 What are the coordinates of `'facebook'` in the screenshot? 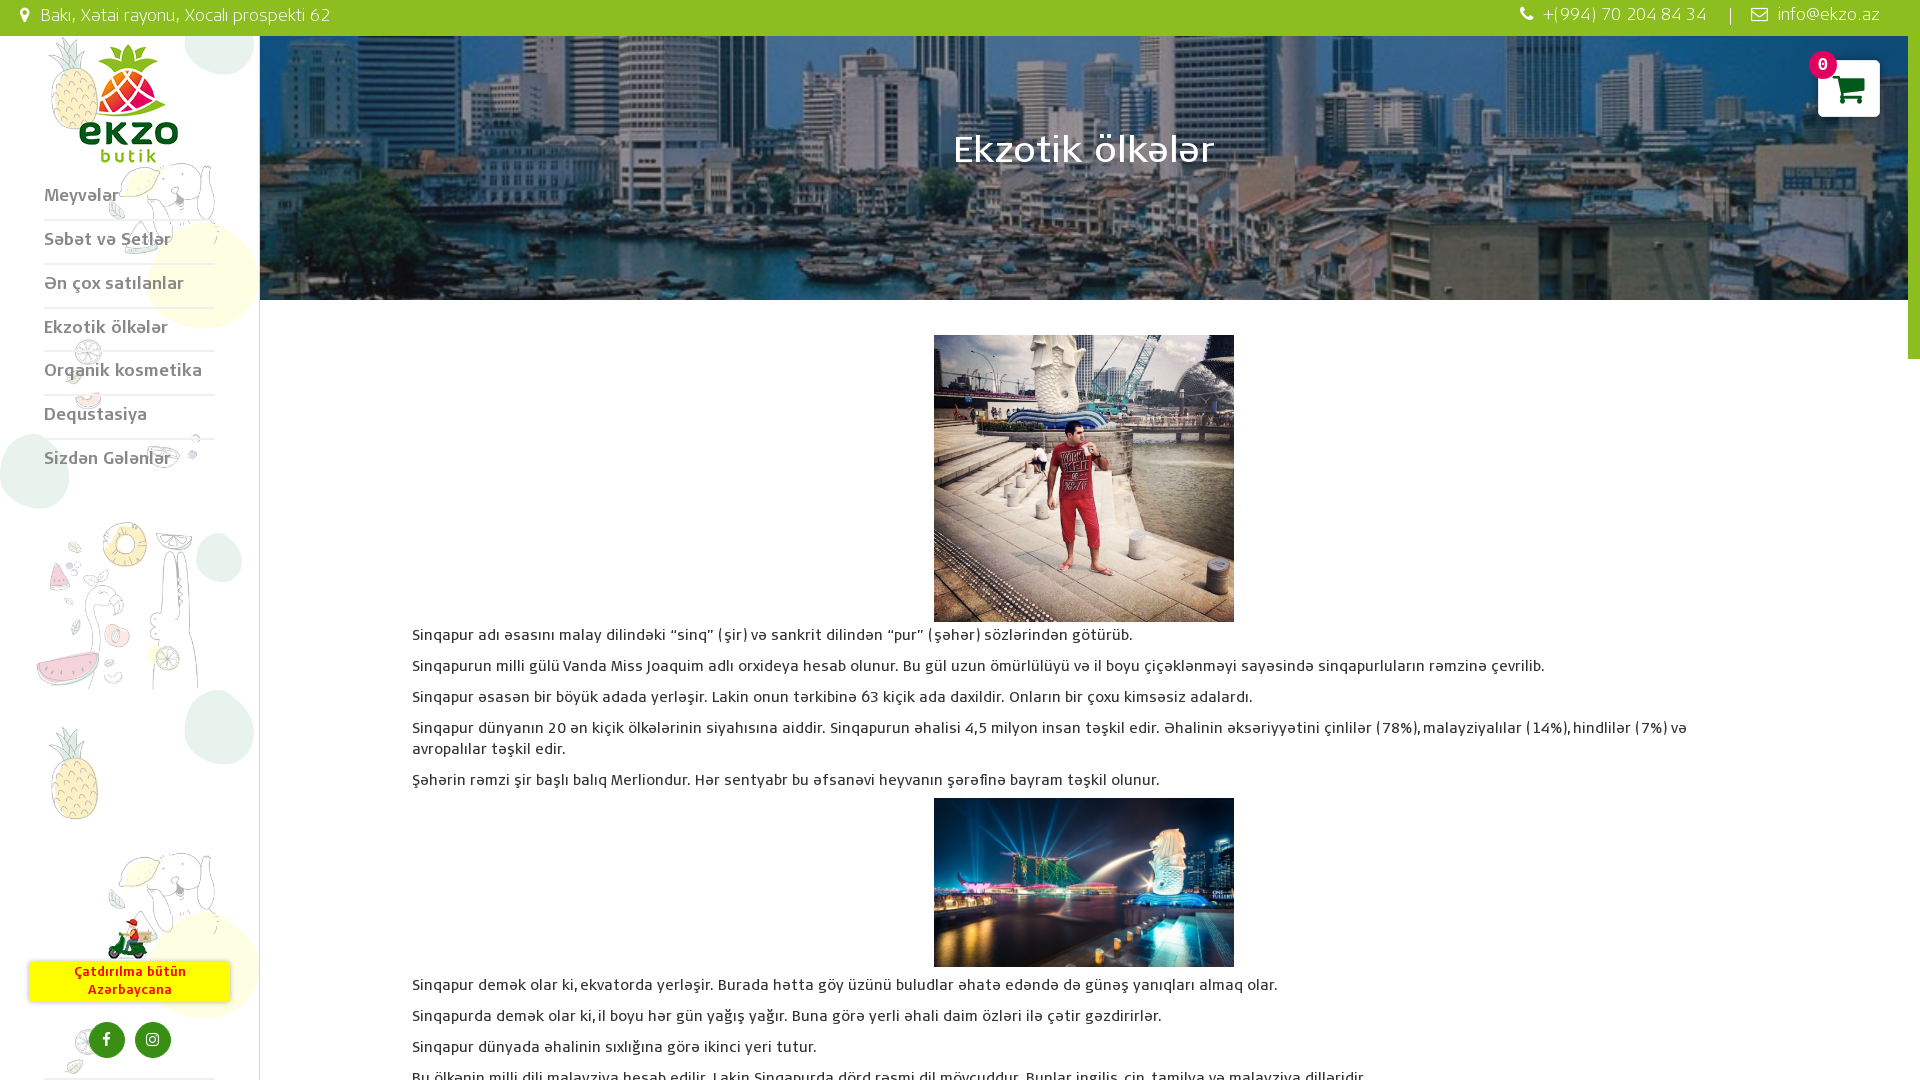 It's located at (104, 1039).